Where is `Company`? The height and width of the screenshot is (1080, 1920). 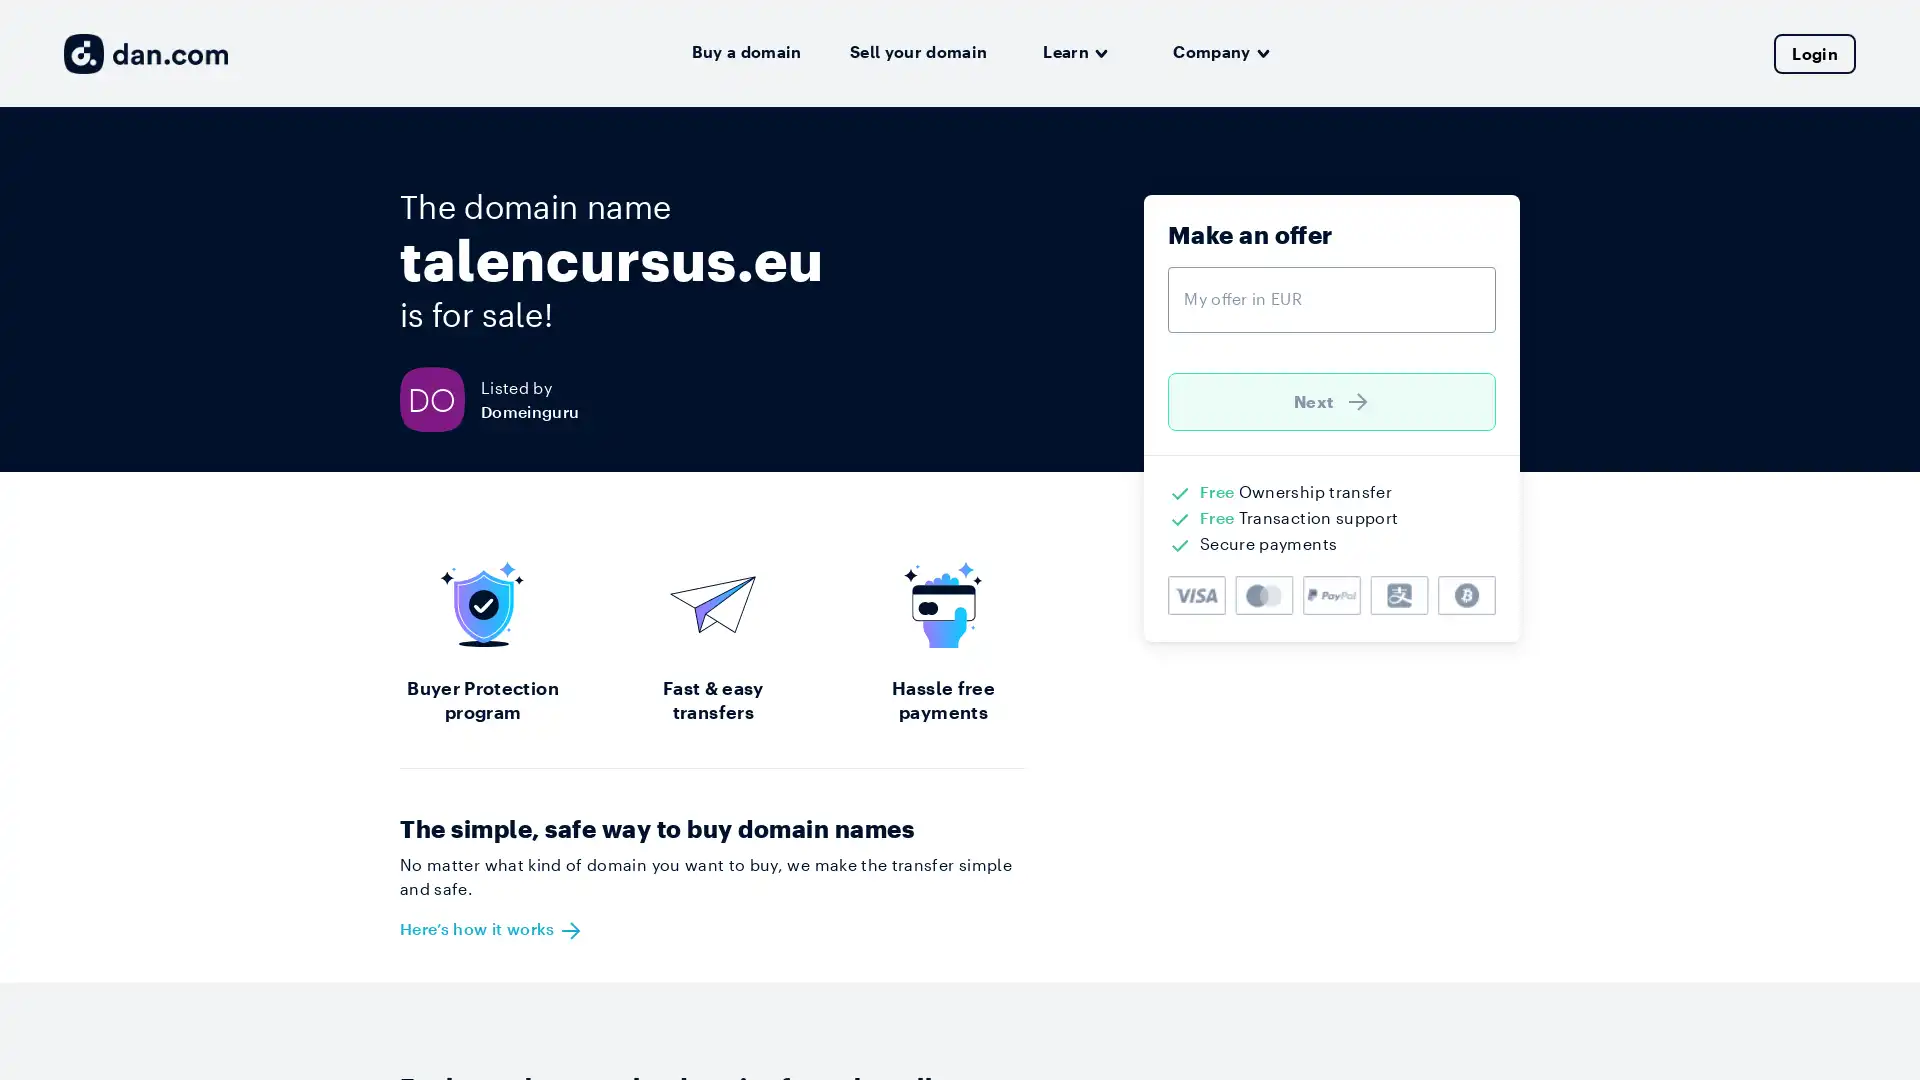
Company is located at coordinates (1220, 52).